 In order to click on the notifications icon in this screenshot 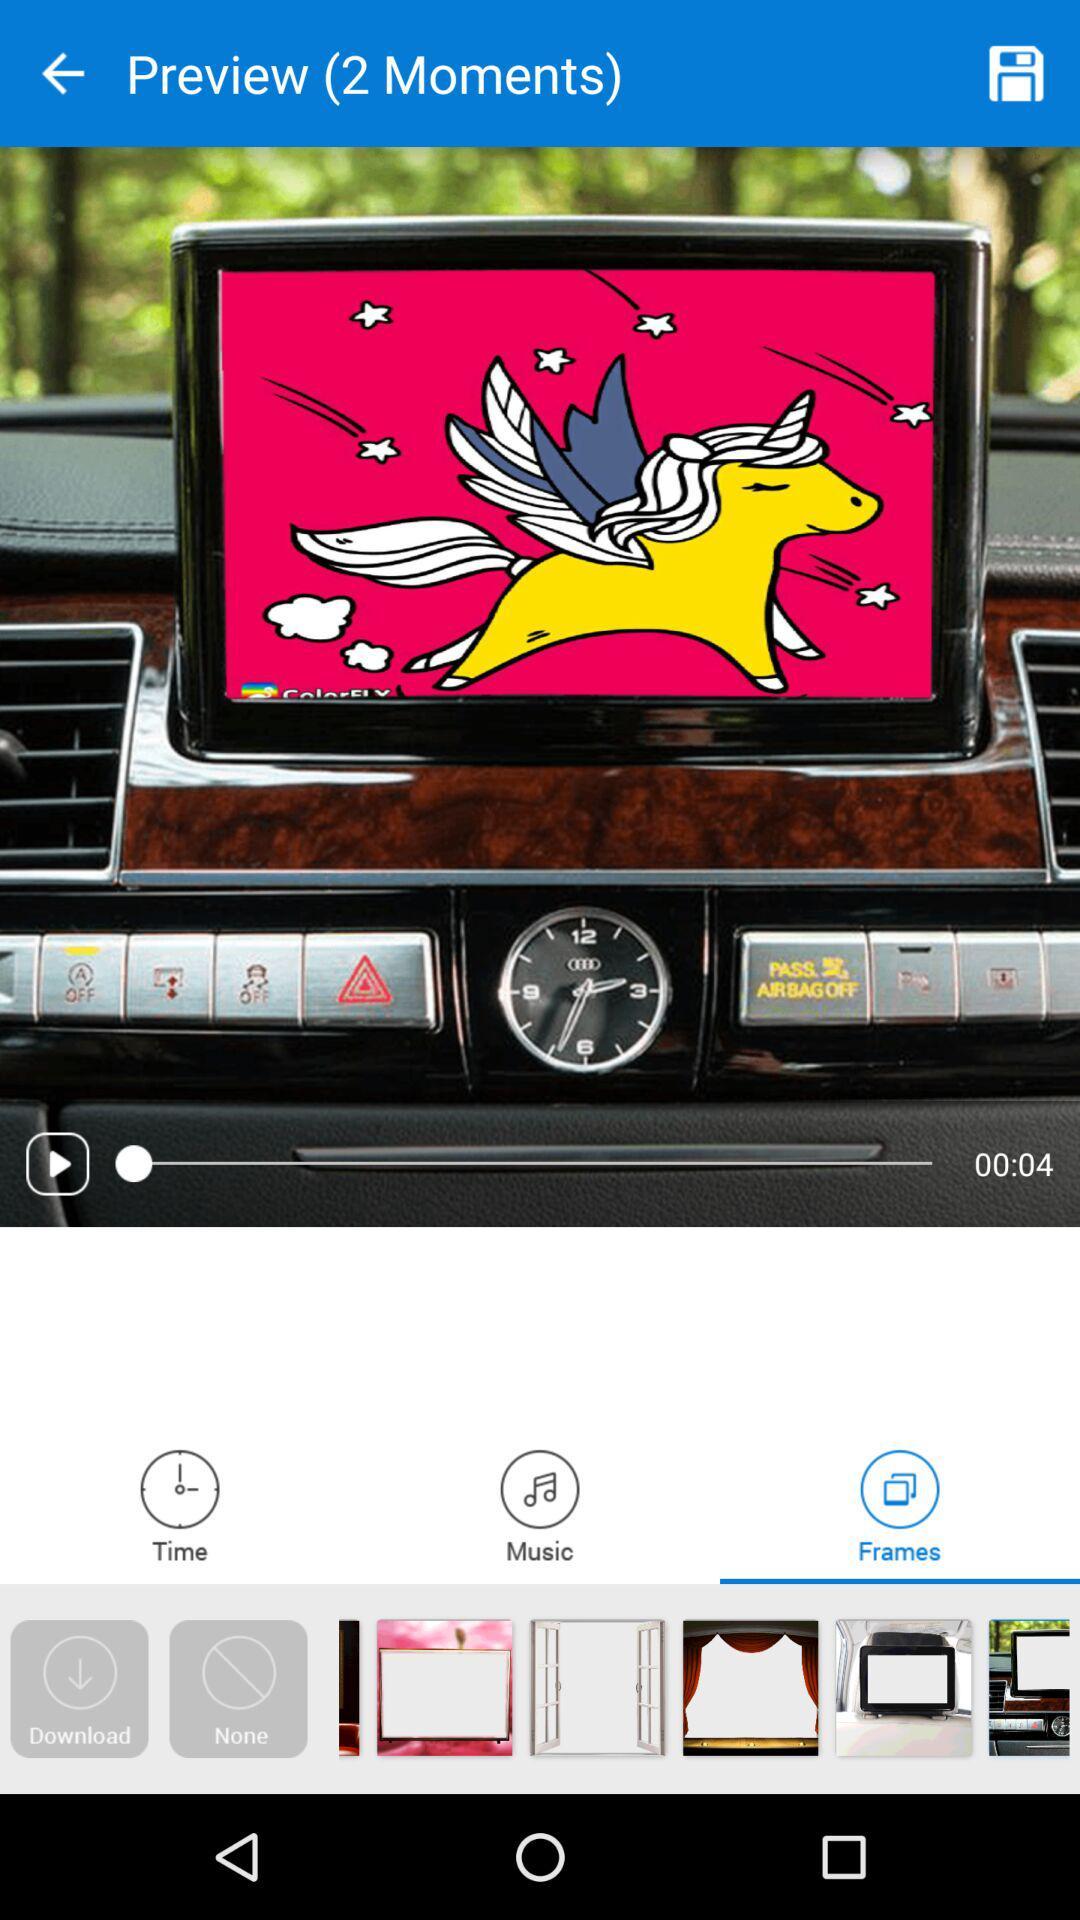, I will do `click(237, 1688)`.